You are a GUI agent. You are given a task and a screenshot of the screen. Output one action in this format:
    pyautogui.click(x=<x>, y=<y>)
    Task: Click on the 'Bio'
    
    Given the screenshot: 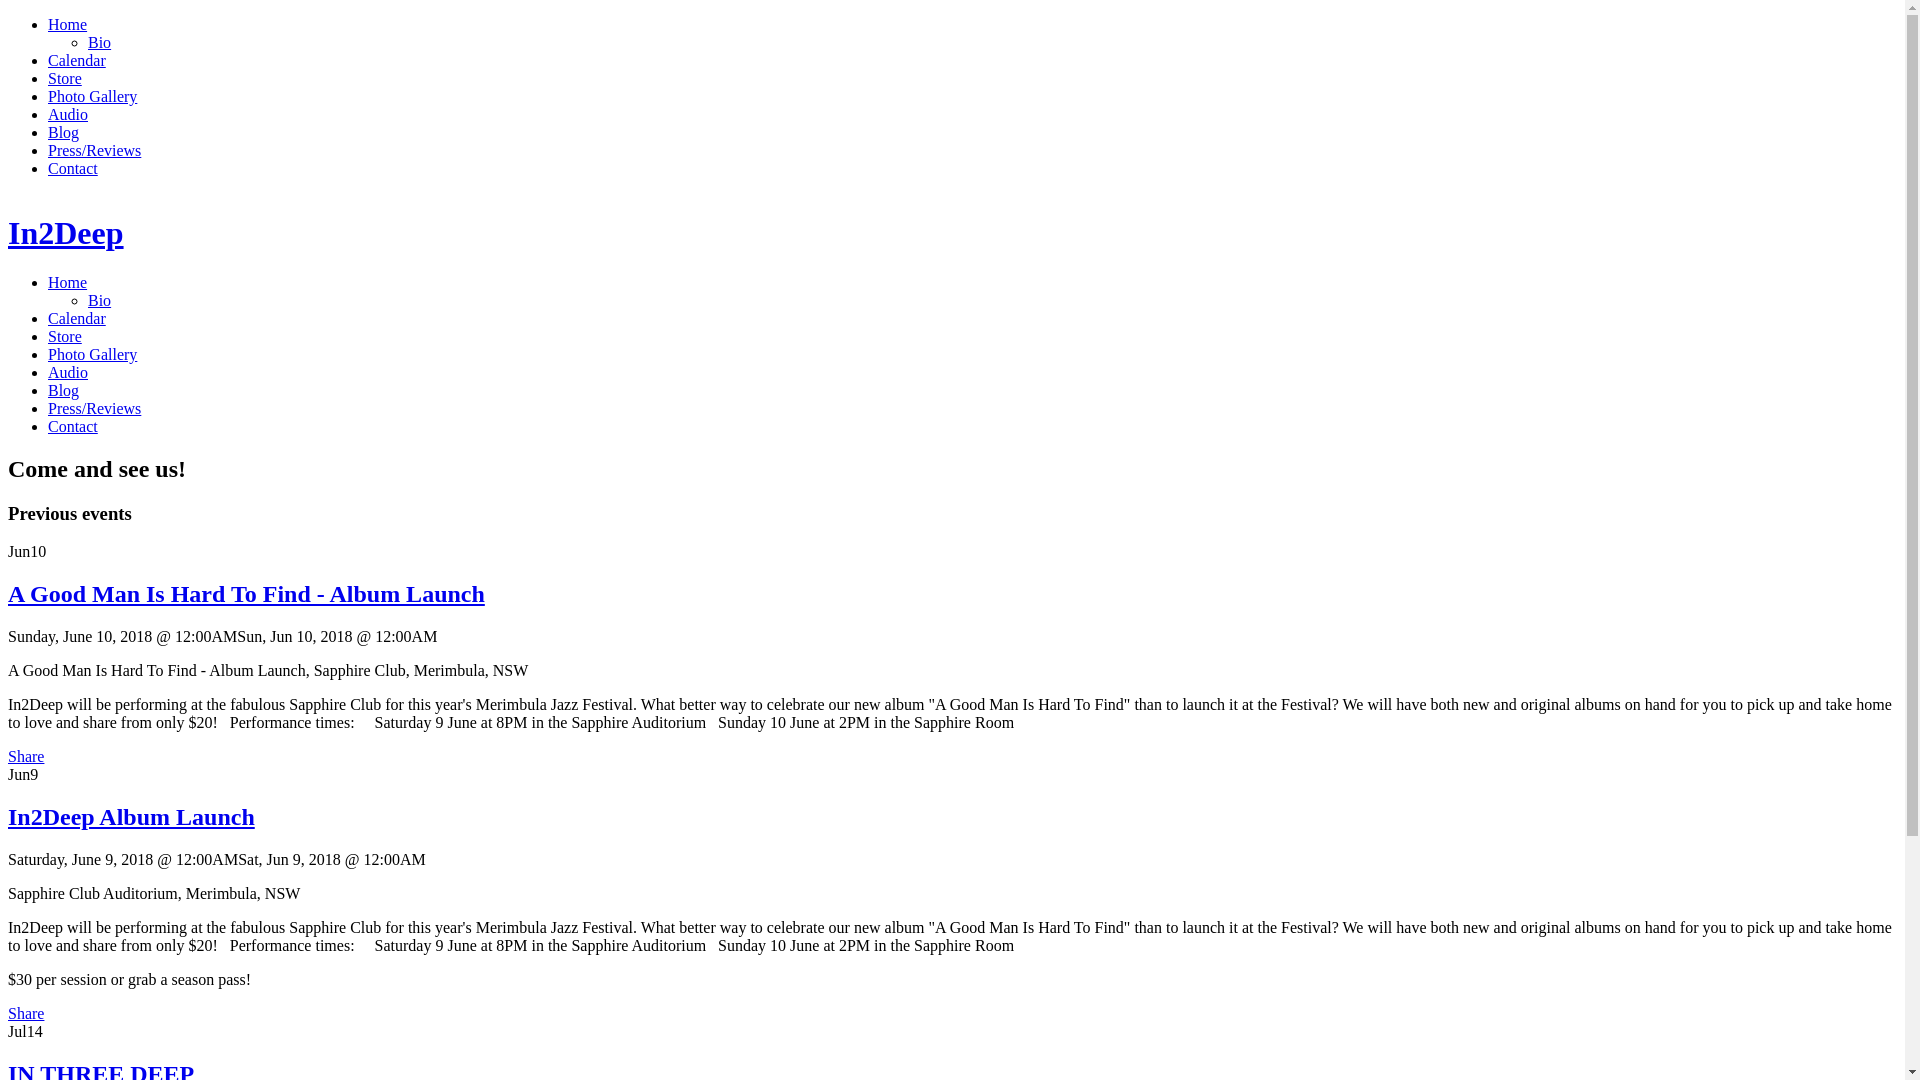 What is the action you would take?
    pyautogui.click(x=98, y=300)
    